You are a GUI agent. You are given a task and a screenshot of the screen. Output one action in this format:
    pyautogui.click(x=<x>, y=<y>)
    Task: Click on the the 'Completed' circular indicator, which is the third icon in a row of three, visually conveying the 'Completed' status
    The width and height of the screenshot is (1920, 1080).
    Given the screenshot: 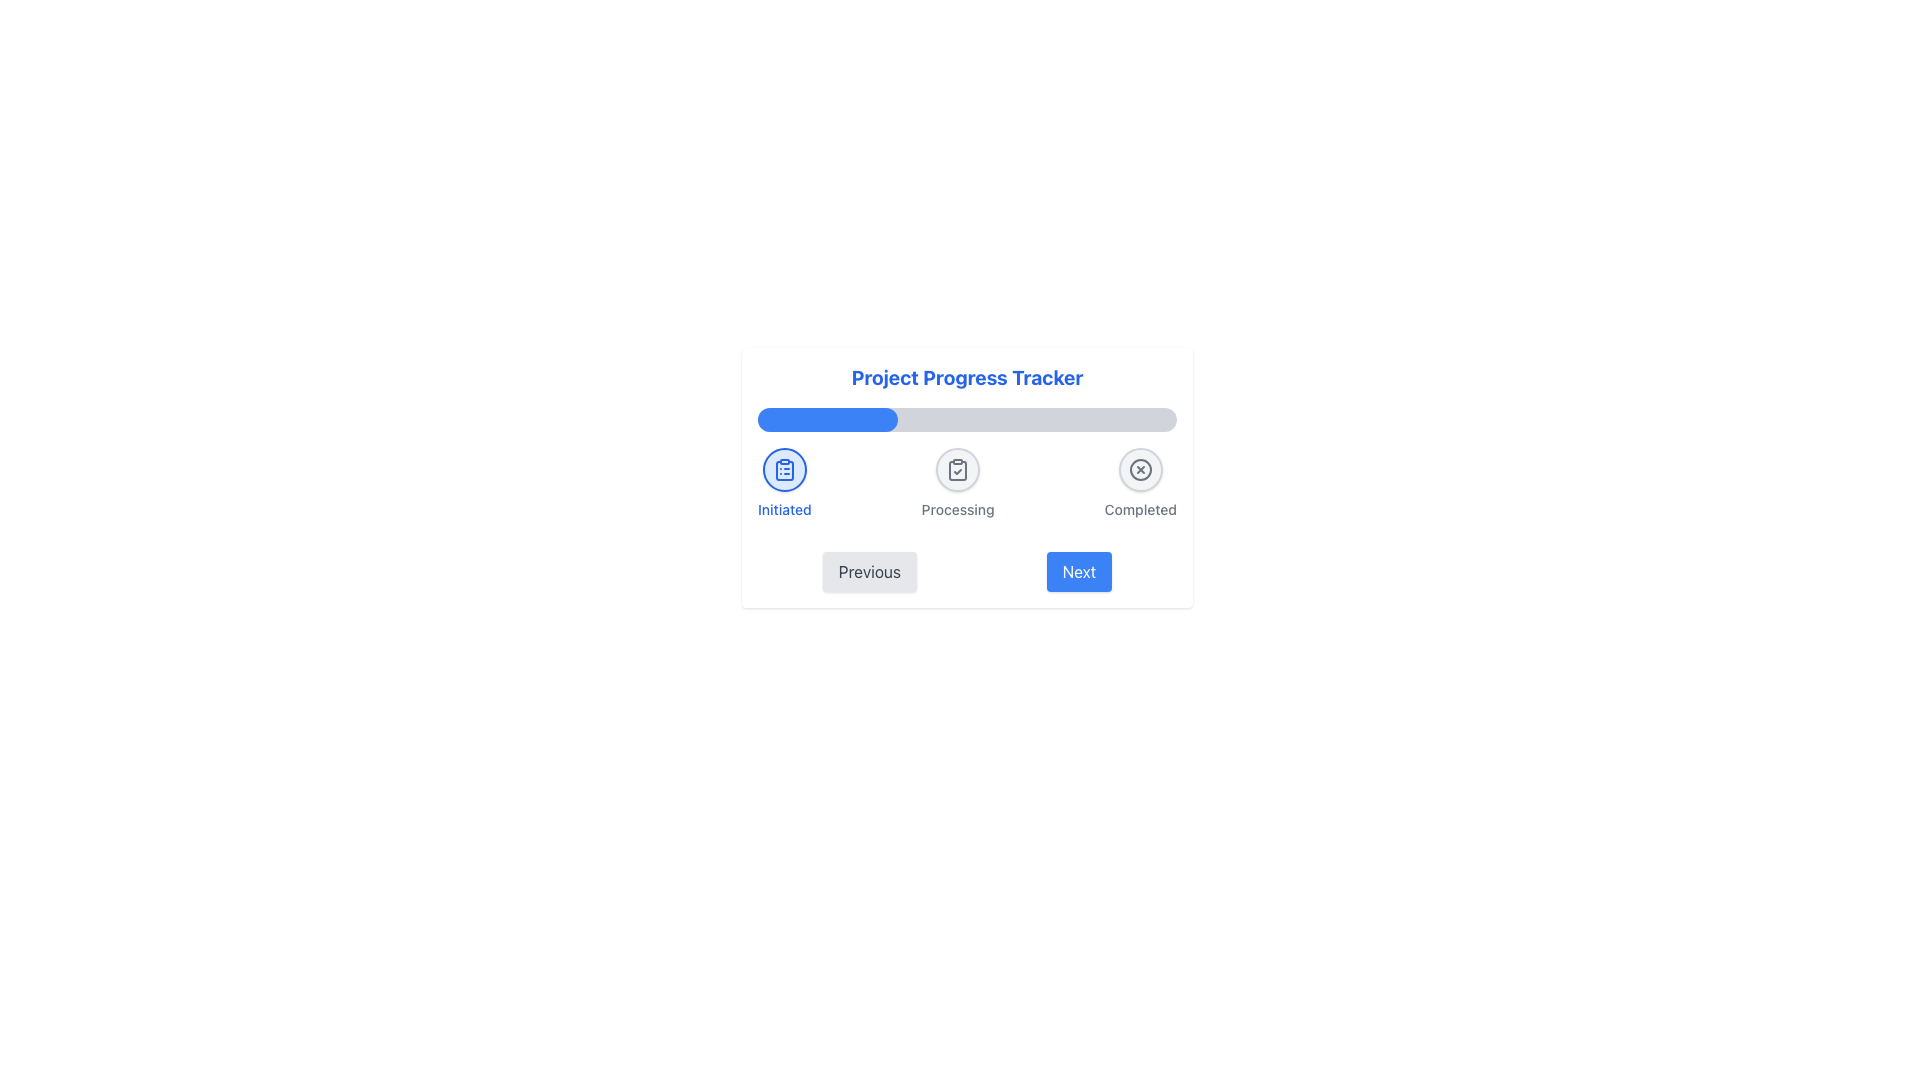 What is the action you would take?
    pyautogui.click(x=1140, y=470)
    